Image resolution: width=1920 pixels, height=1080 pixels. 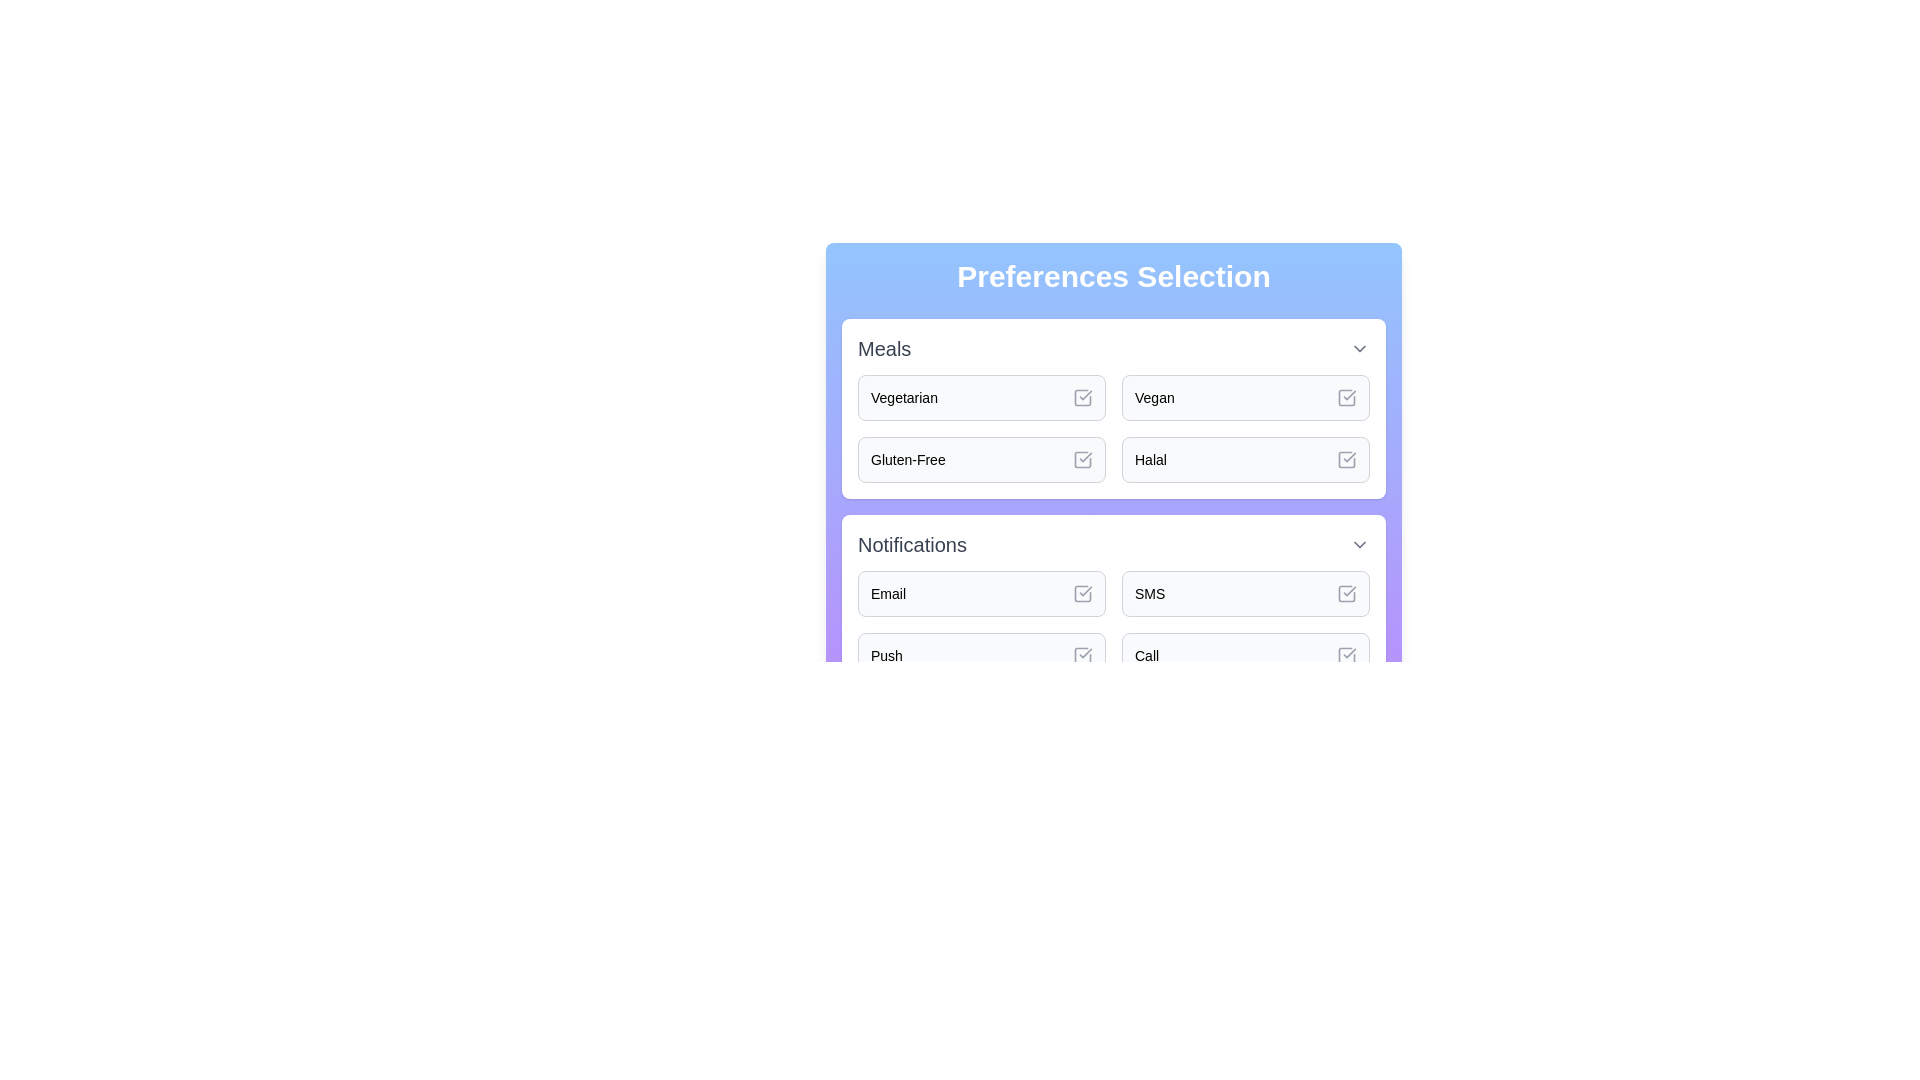 I want to click on the Checkbox-like icon representing the 'Halal' preference option, so click(x=1347, y=459).